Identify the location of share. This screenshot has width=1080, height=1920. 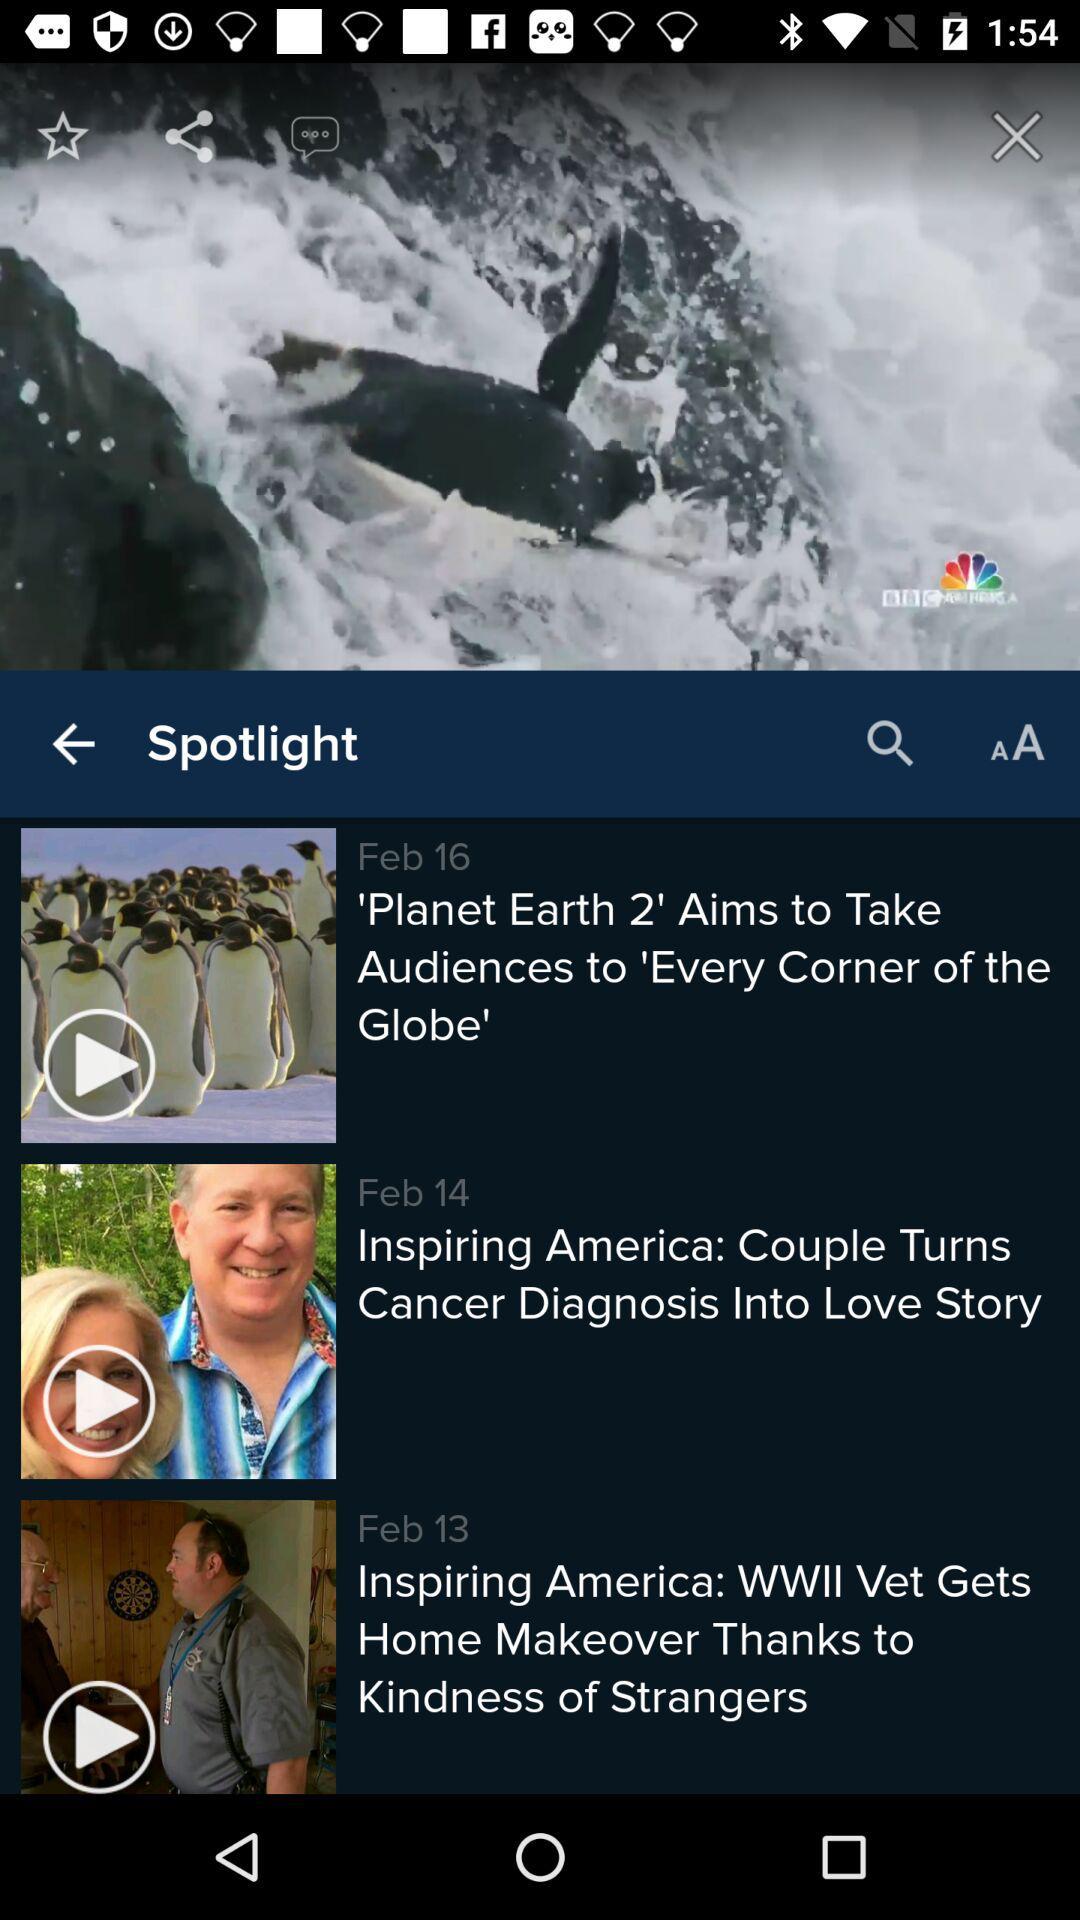
(189, 135).